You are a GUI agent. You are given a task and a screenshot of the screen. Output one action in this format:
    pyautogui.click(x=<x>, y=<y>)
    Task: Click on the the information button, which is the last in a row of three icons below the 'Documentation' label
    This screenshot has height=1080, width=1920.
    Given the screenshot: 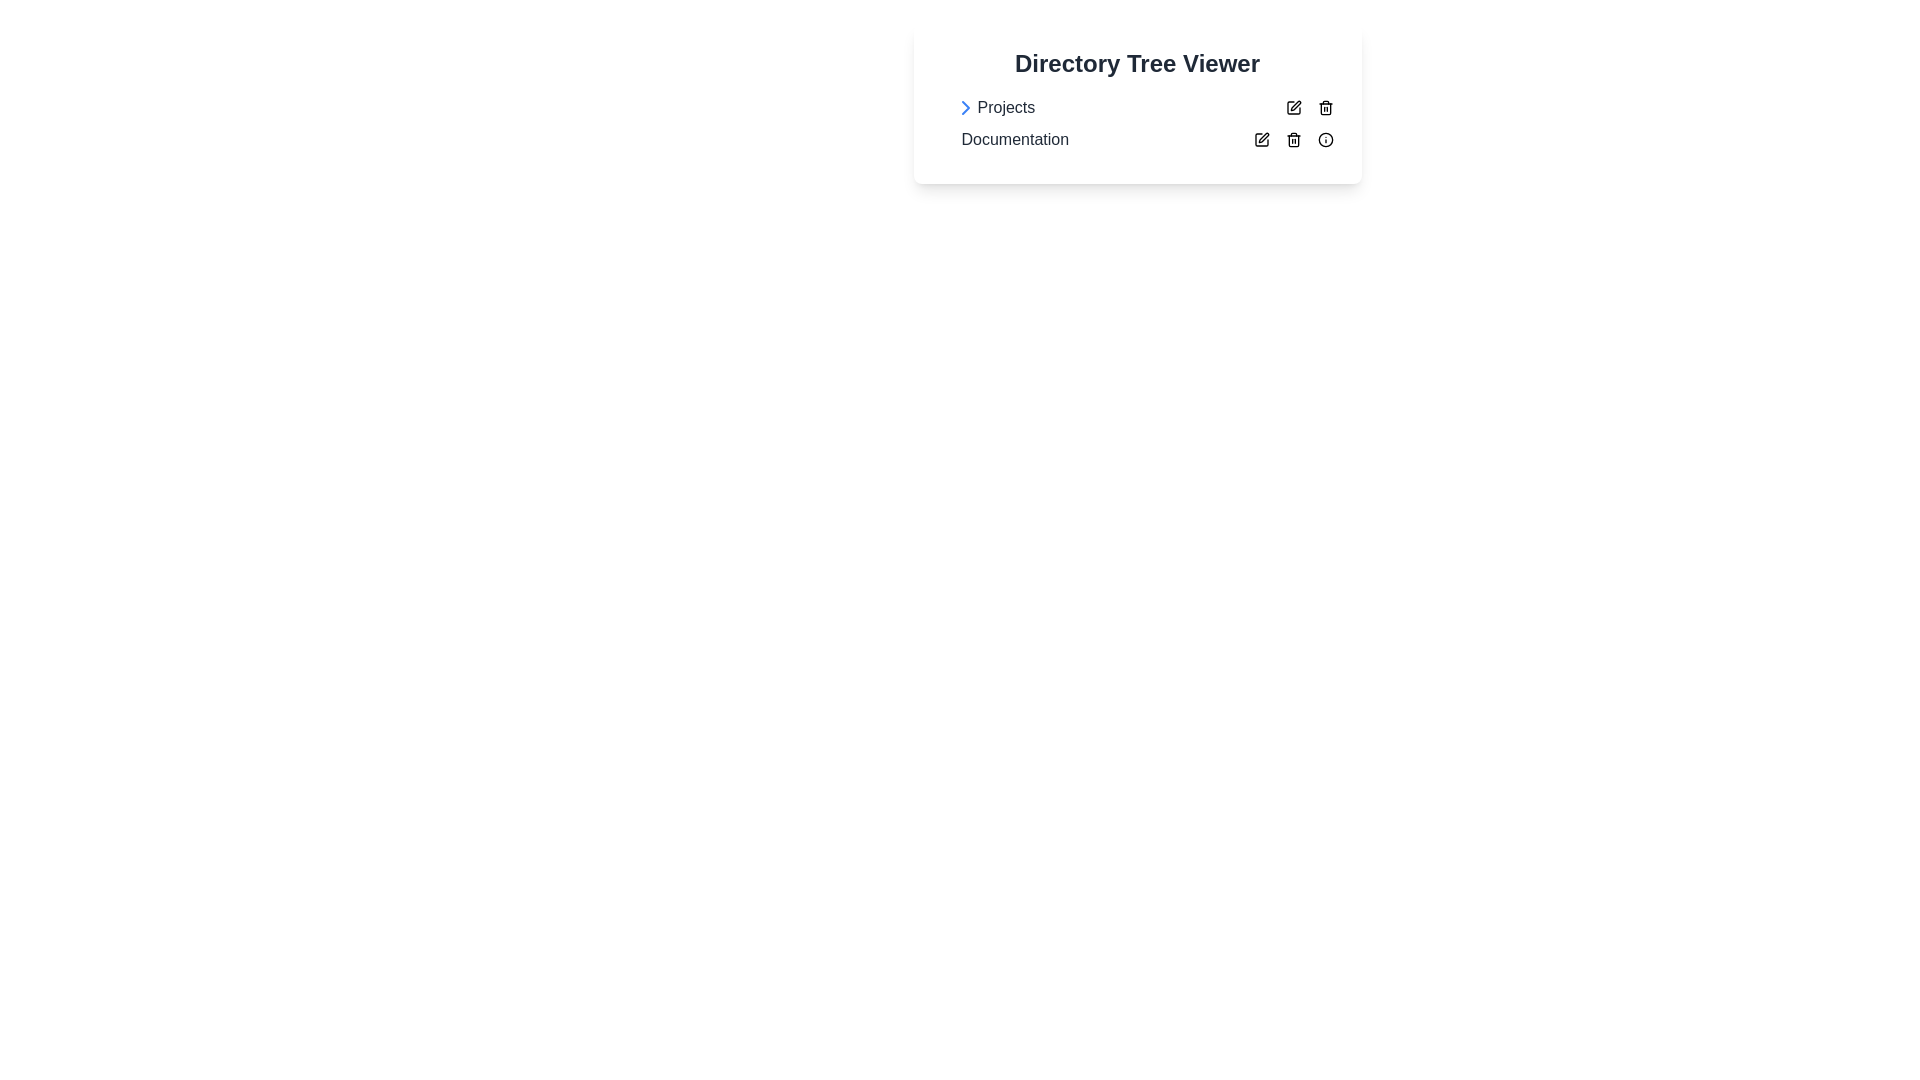 What is the action you would take?
    pyautogui.click(x=1325, y=138)
    